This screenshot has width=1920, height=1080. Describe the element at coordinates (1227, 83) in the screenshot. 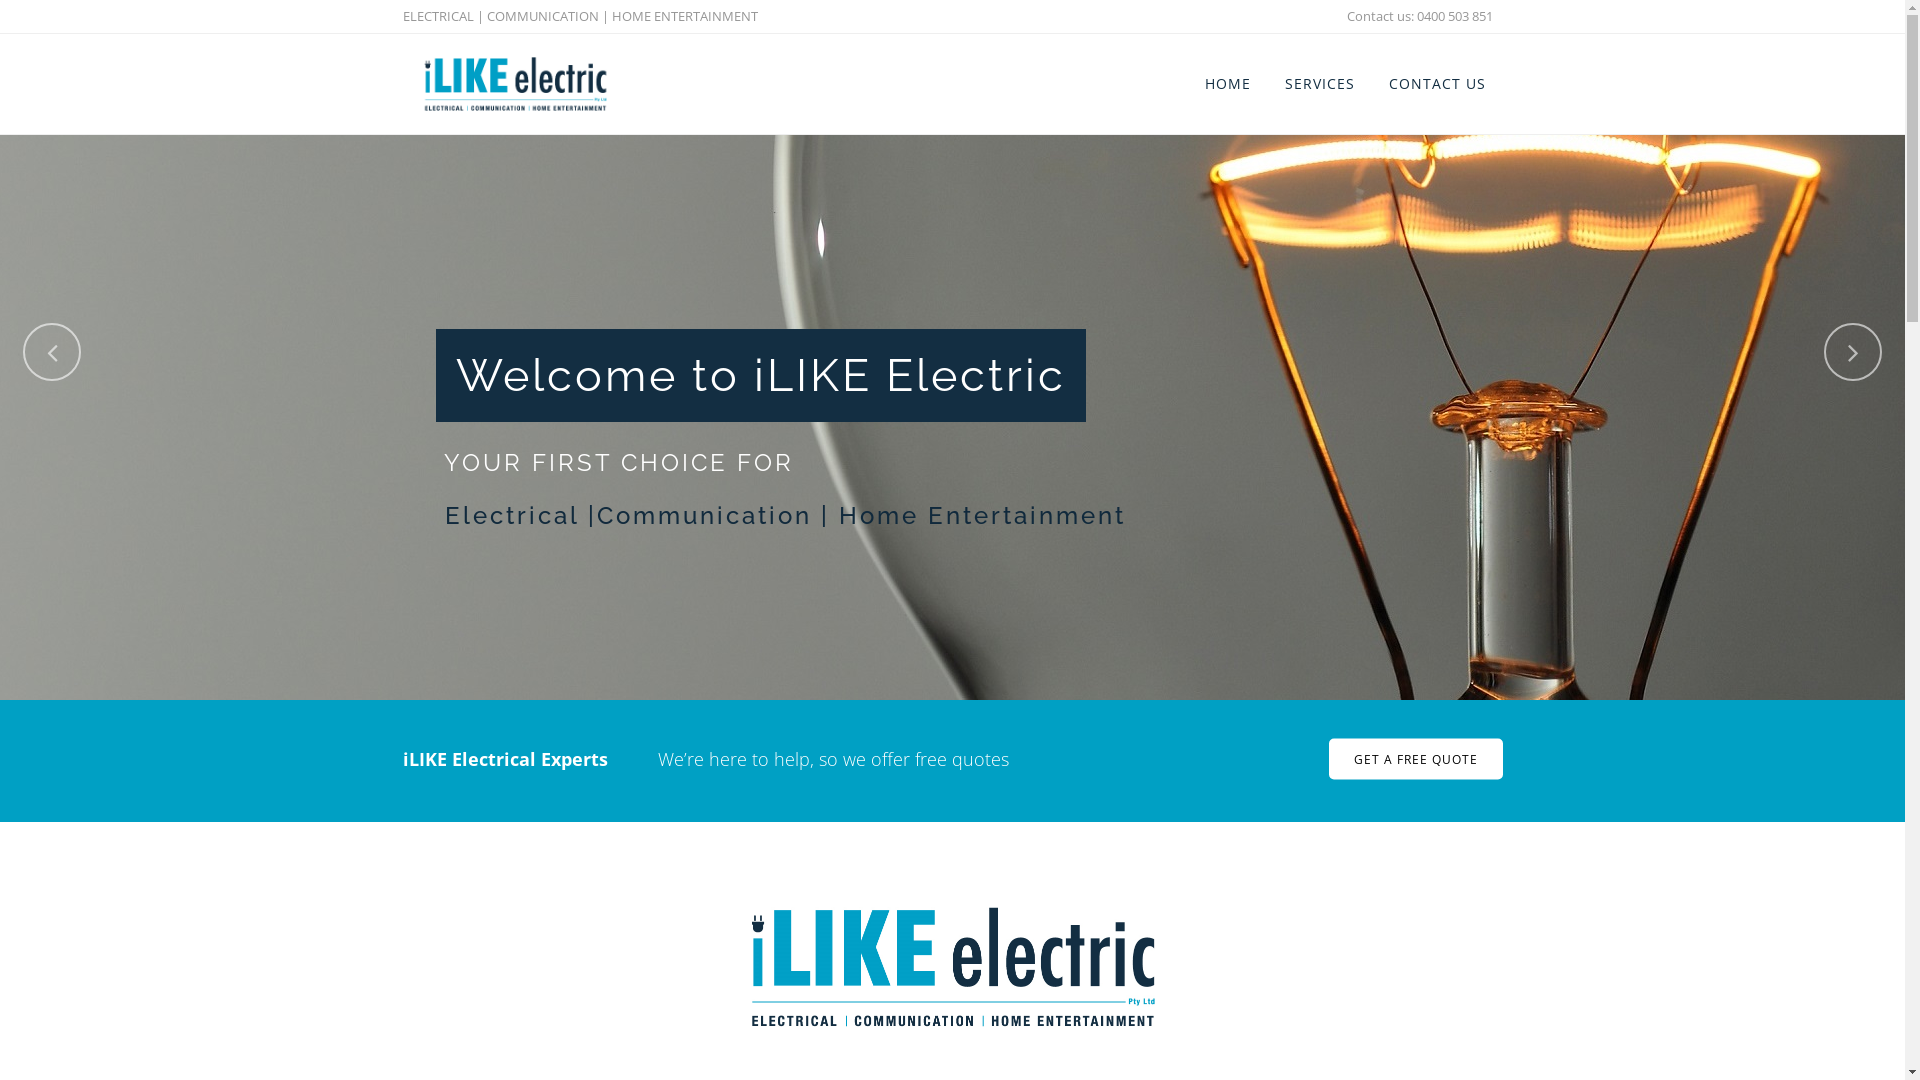

I see `'HOME'` at that location.